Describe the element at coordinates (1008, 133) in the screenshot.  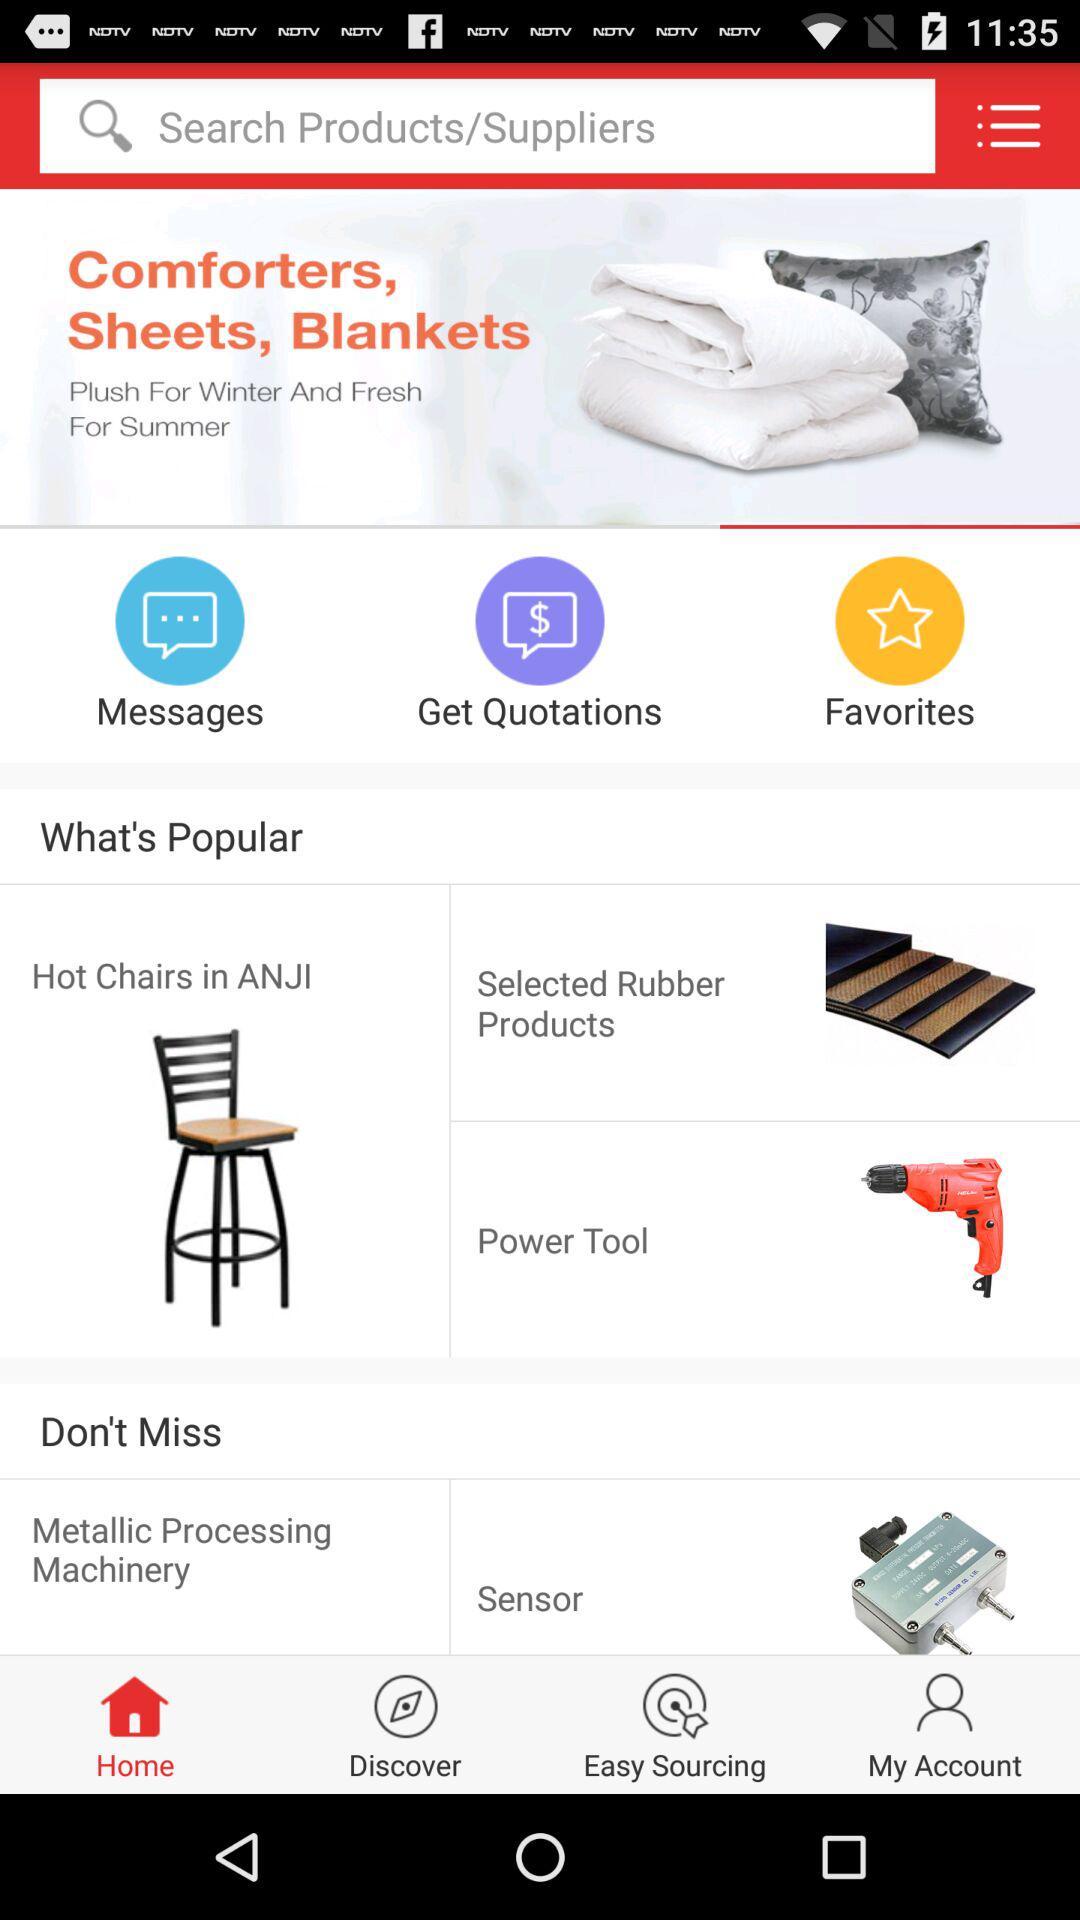
I see `the list icon` at that location.